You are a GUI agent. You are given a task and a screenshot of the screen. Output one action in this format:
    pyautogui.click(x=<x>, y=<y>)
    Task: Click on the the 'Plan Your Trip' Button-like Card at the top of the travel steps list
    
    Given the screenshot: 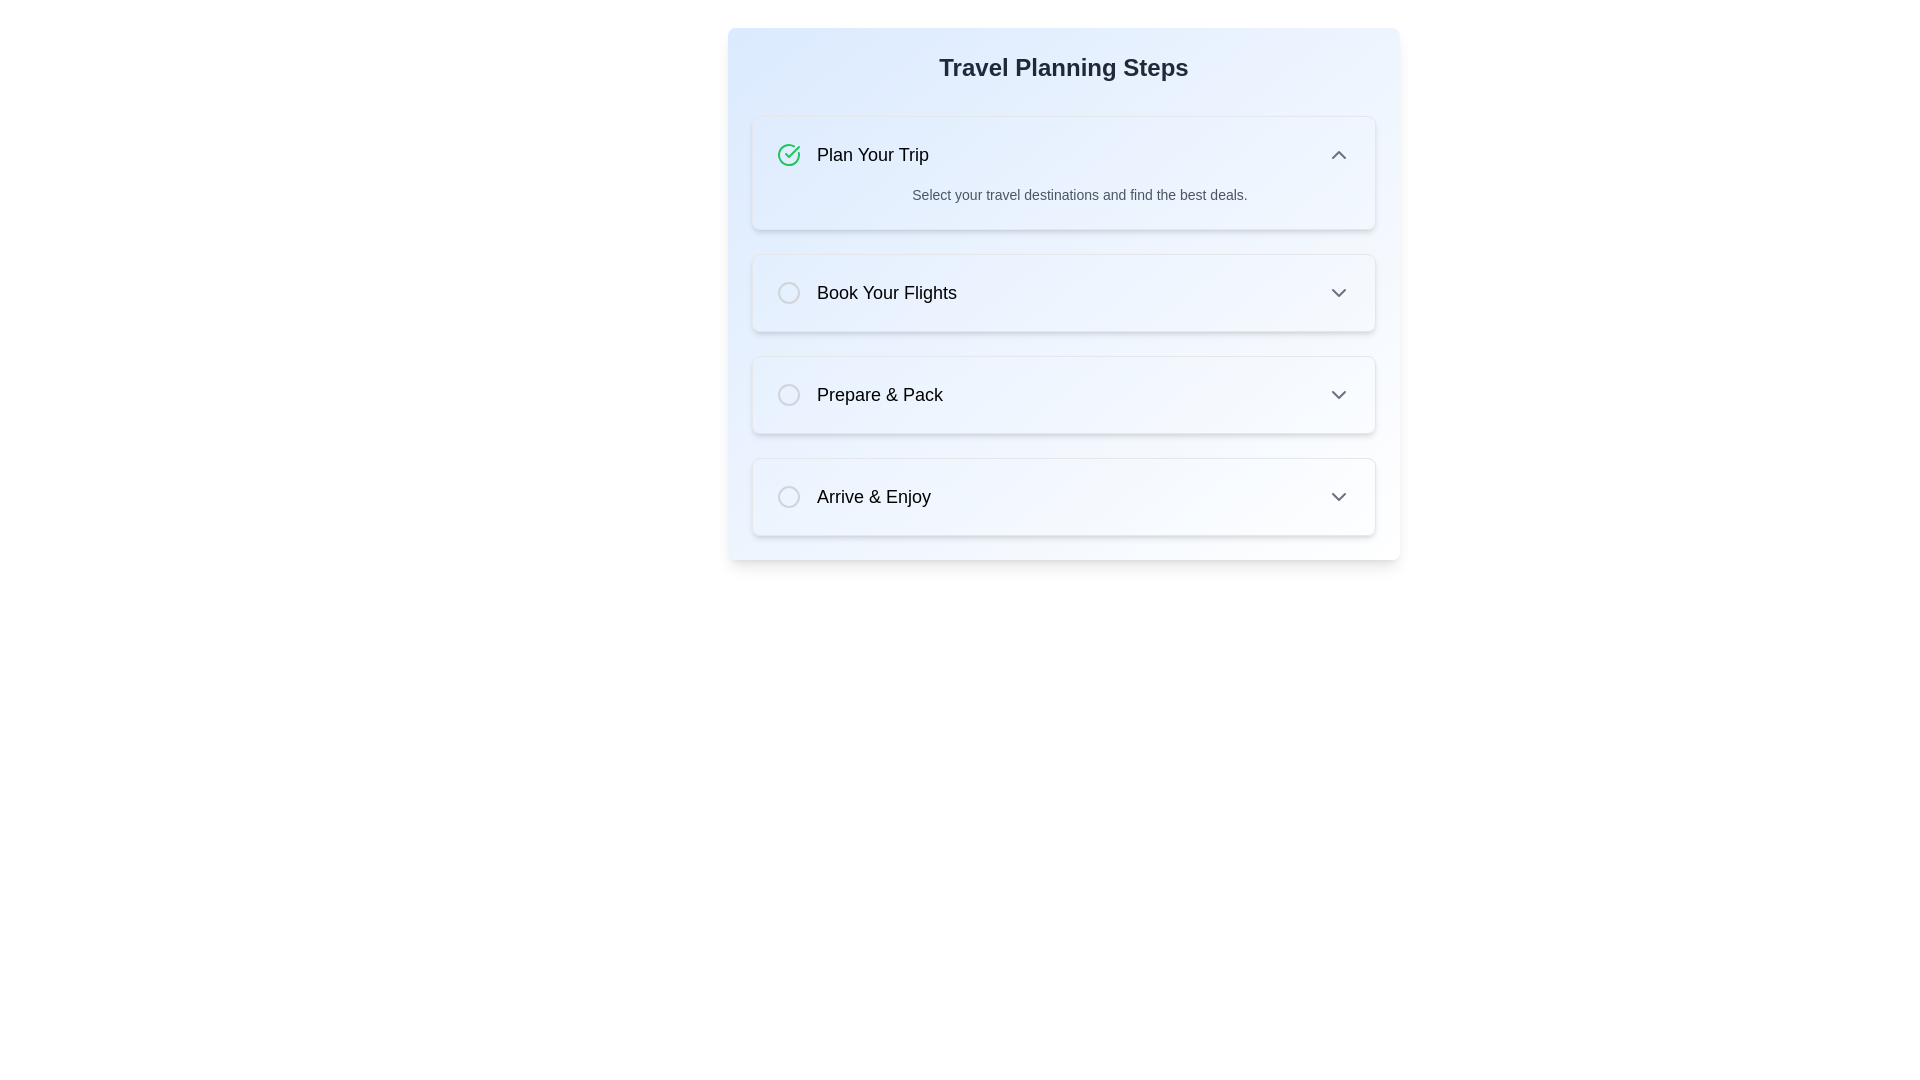 What is the action you would take?
    pyautogui.click(x=1063, y=172)
    